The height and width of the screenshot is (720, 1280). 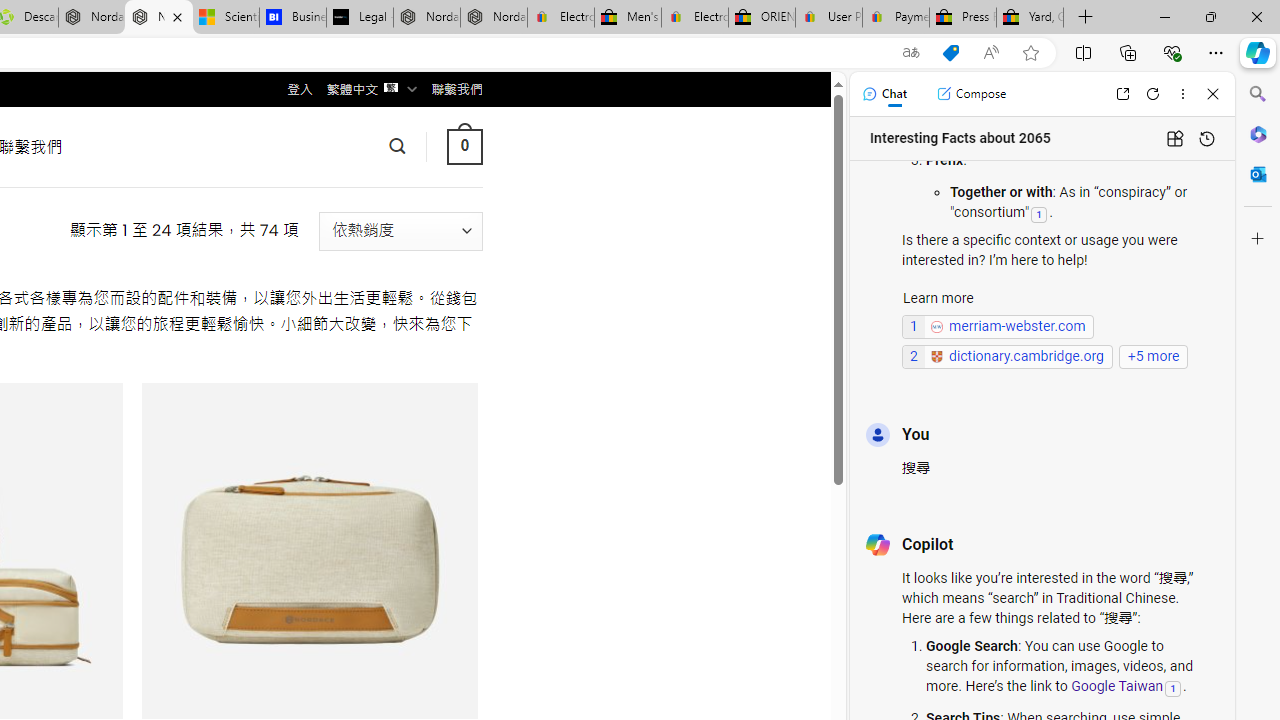 I want to click on '  0  ', so click(x=463, y=145).